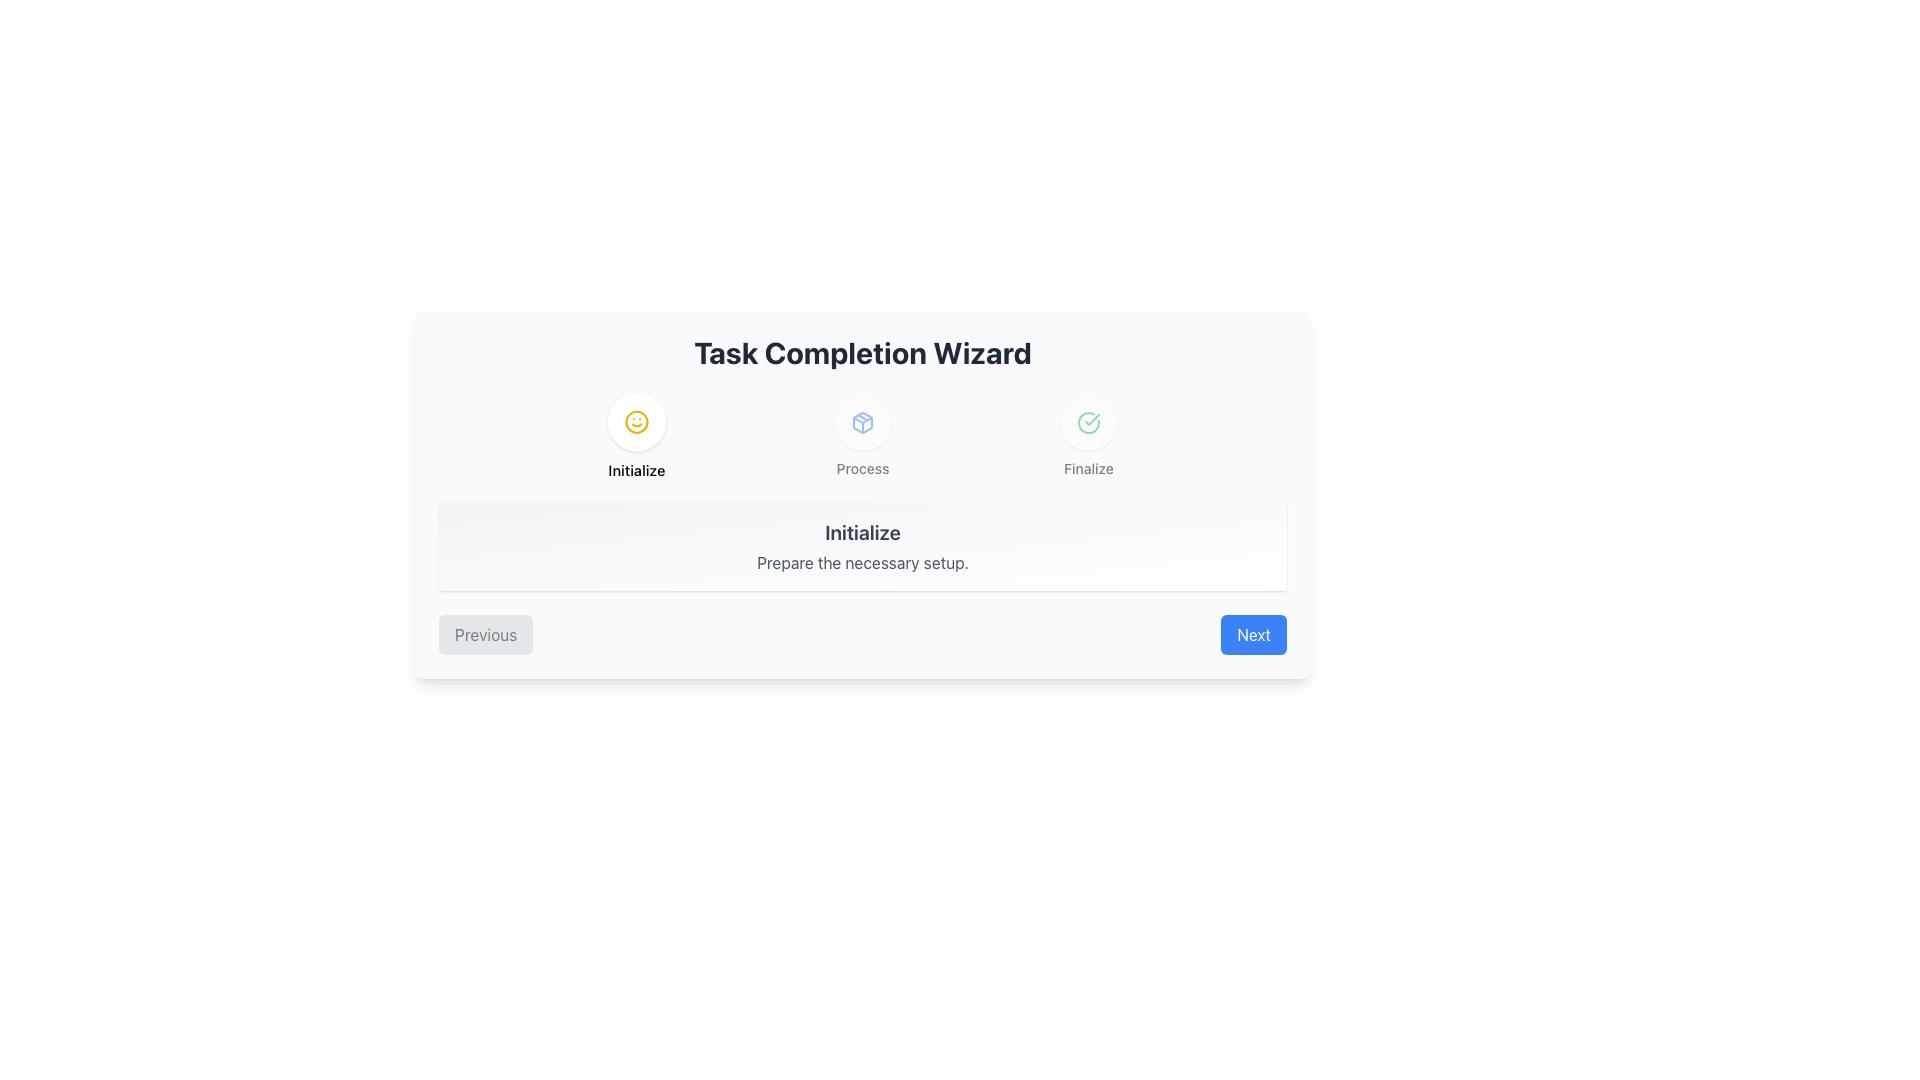 This screenshot has width=1920, height=1080. I want to click on the 'Finalize' text label, which is styled in gray and is positioned below a circular green check symbol in a wizard interface, so click(1088, 469).